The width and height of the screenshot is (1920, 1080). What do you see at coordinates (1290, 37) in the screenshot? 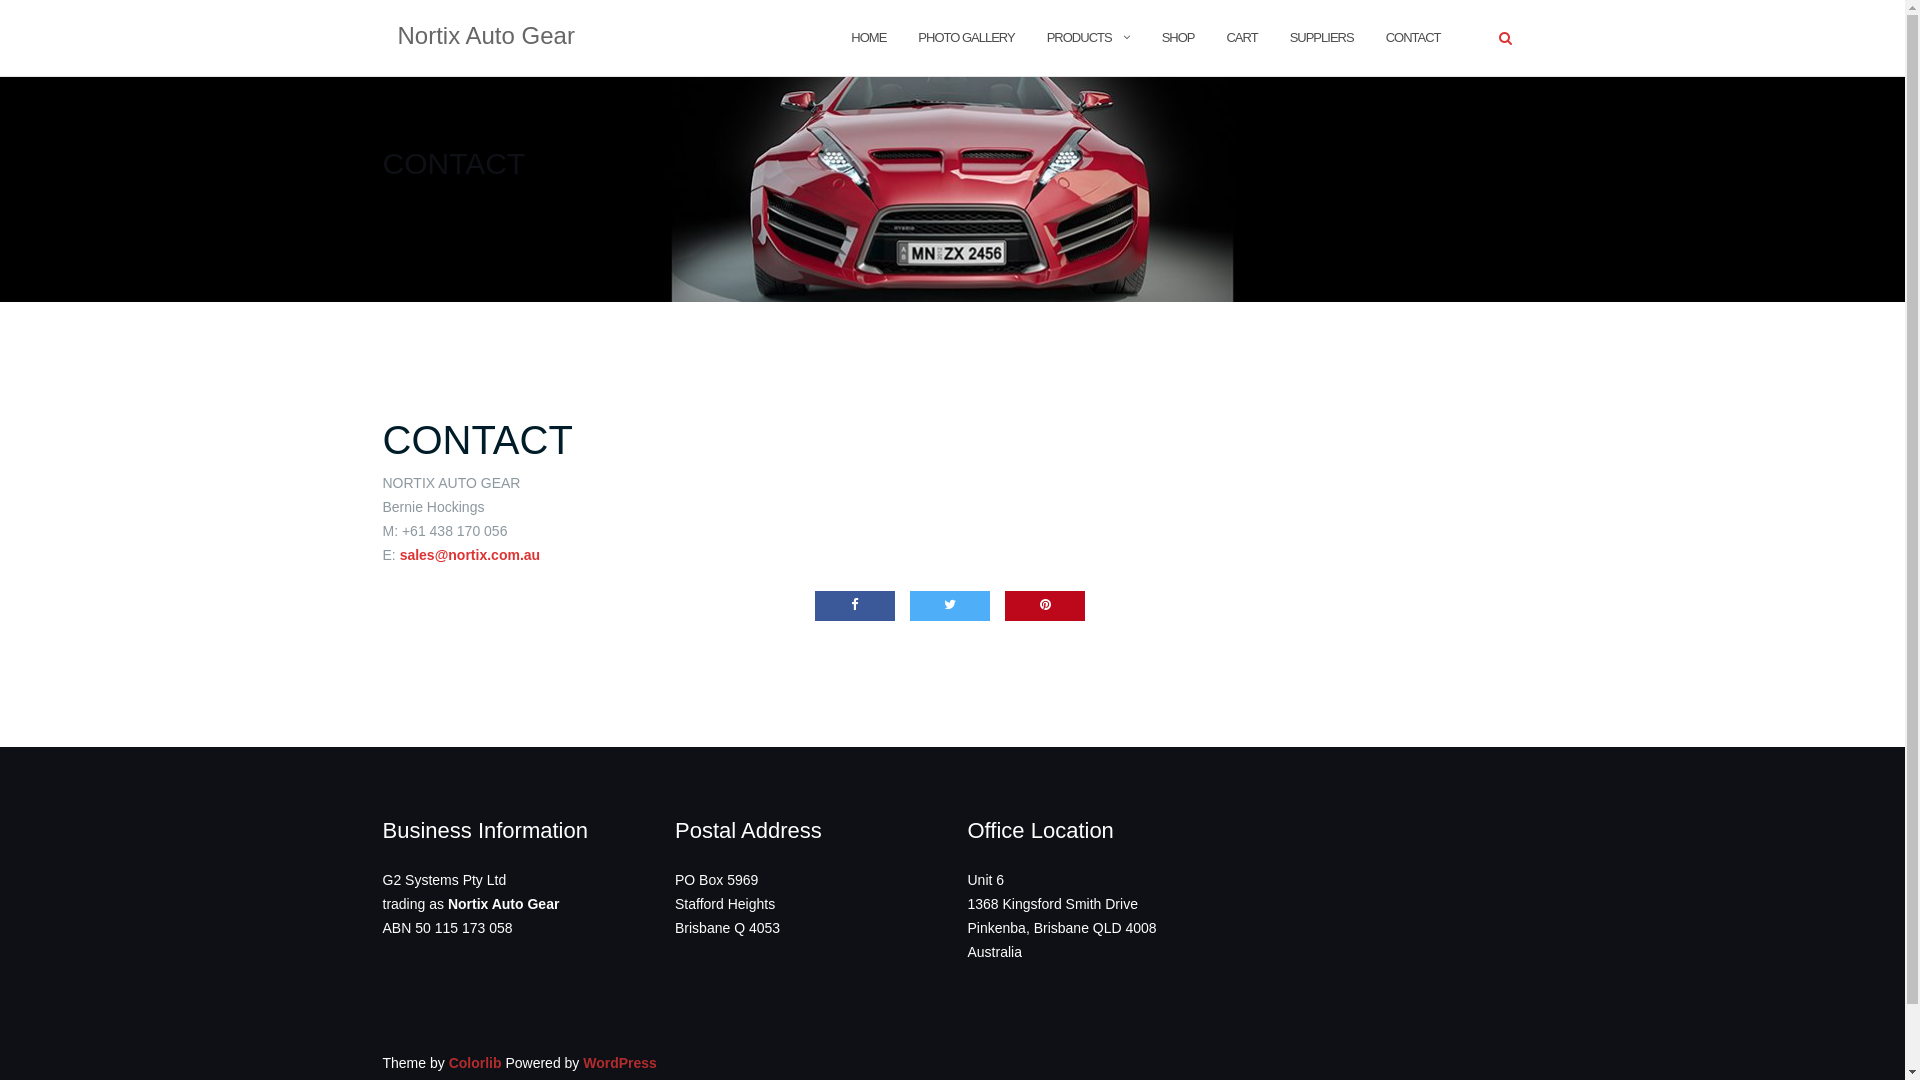
I see `'SUPPLIERS'` at bounding box center [1290, 37].